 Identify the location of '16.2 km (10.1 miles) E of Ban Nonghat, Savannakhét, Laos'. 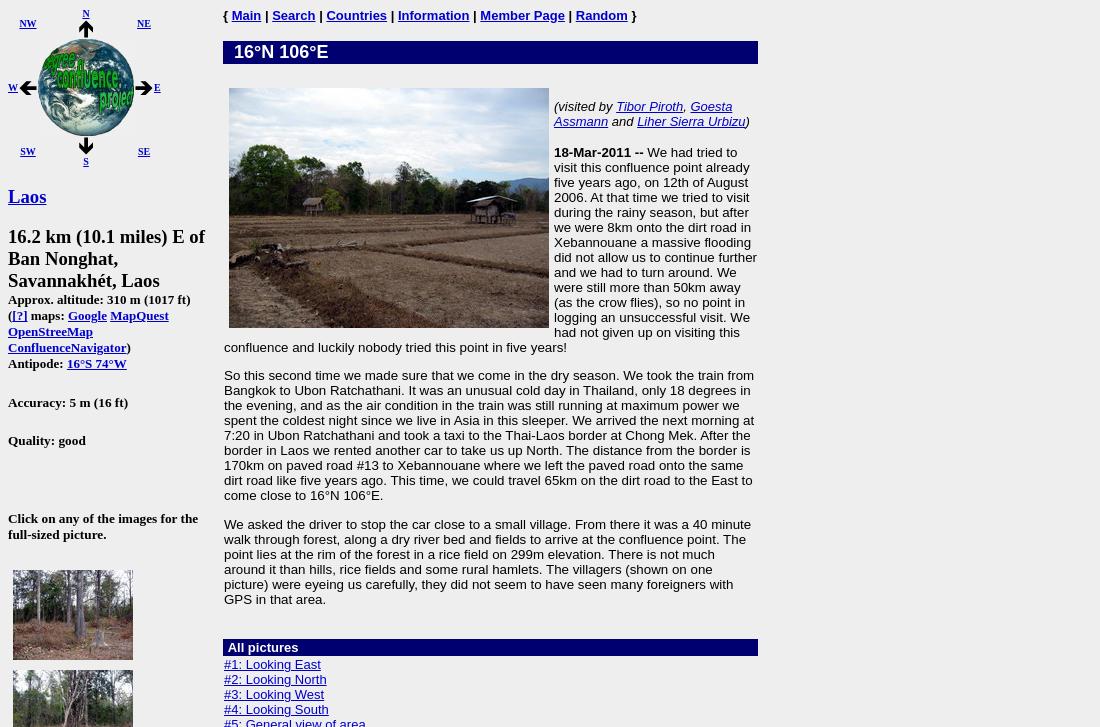
(106, 258).